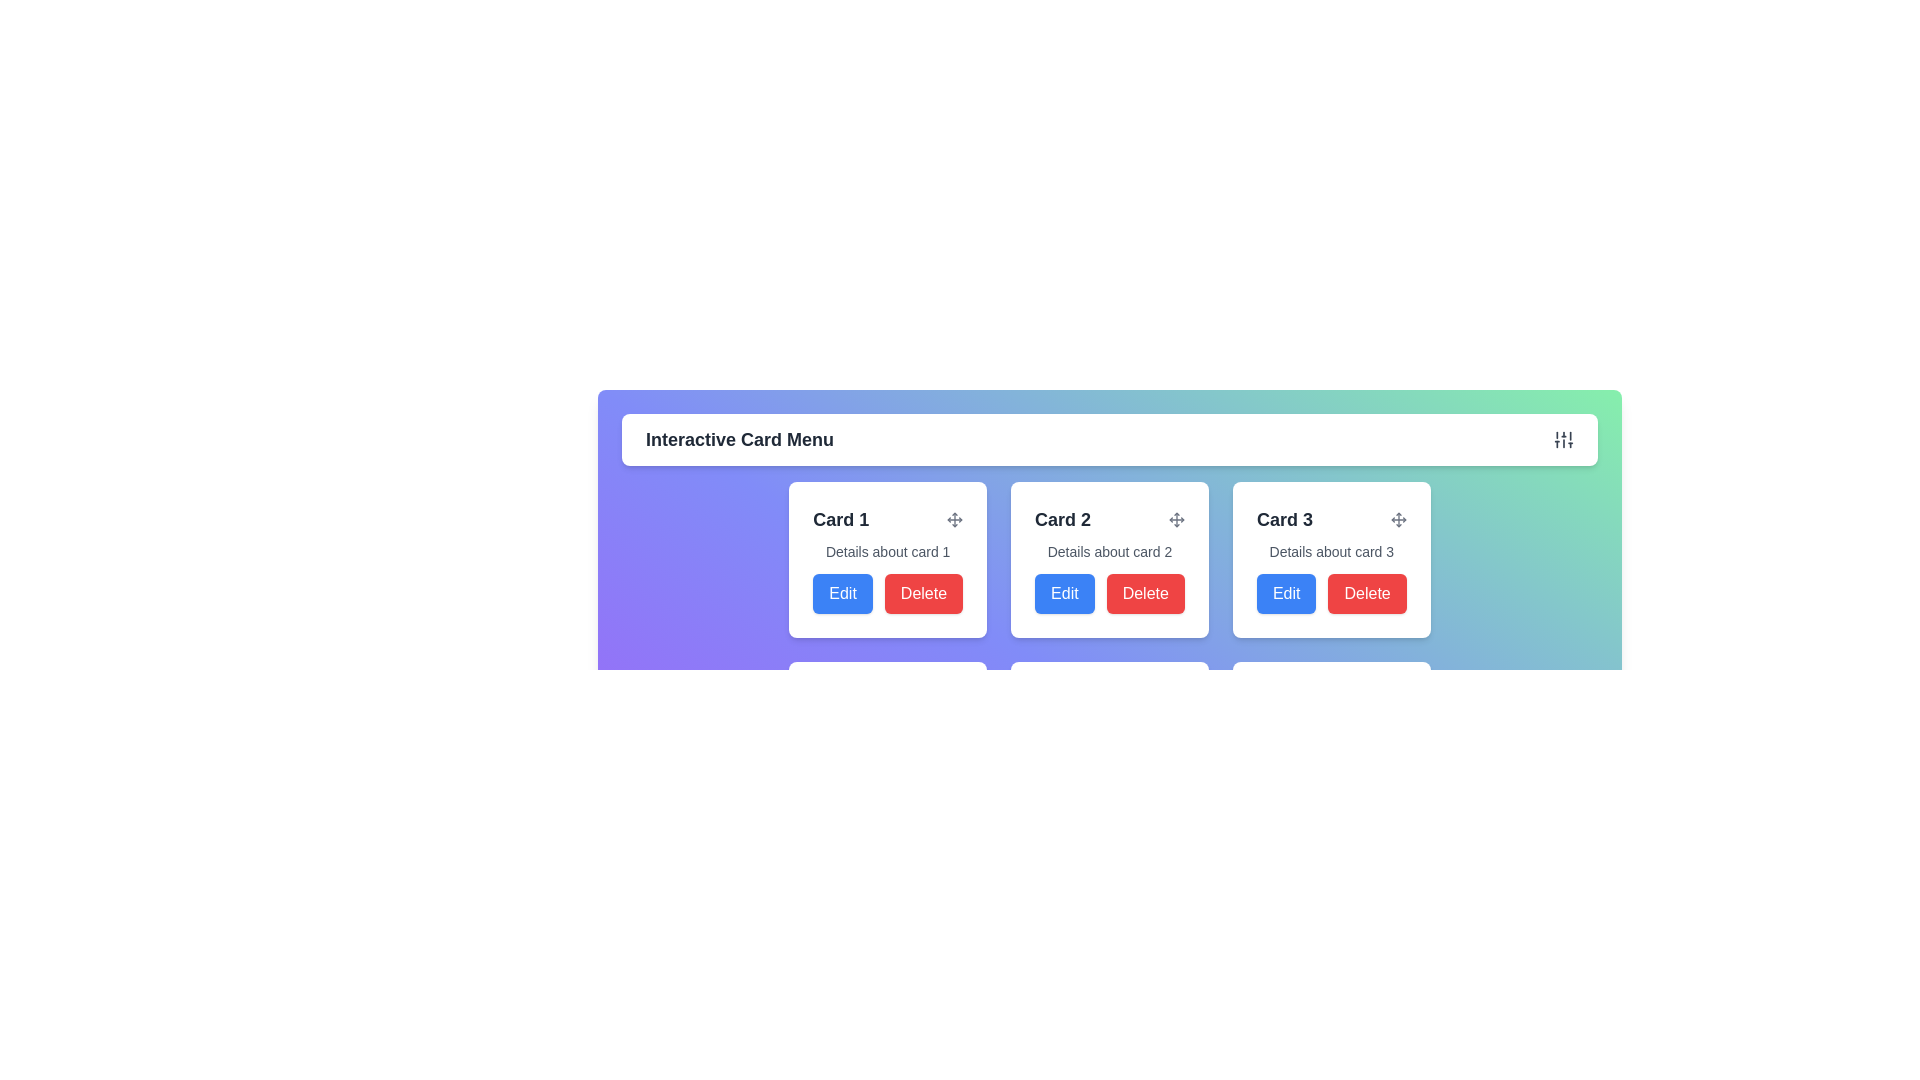 This screenshot has width=1920, height=1080. What do you see at coordinates (1108, 438) in the screenshot?
I see `the button labeled 'Interactive Card Menu' to toggle the menu visibility` at bounding box center [1108, 438].